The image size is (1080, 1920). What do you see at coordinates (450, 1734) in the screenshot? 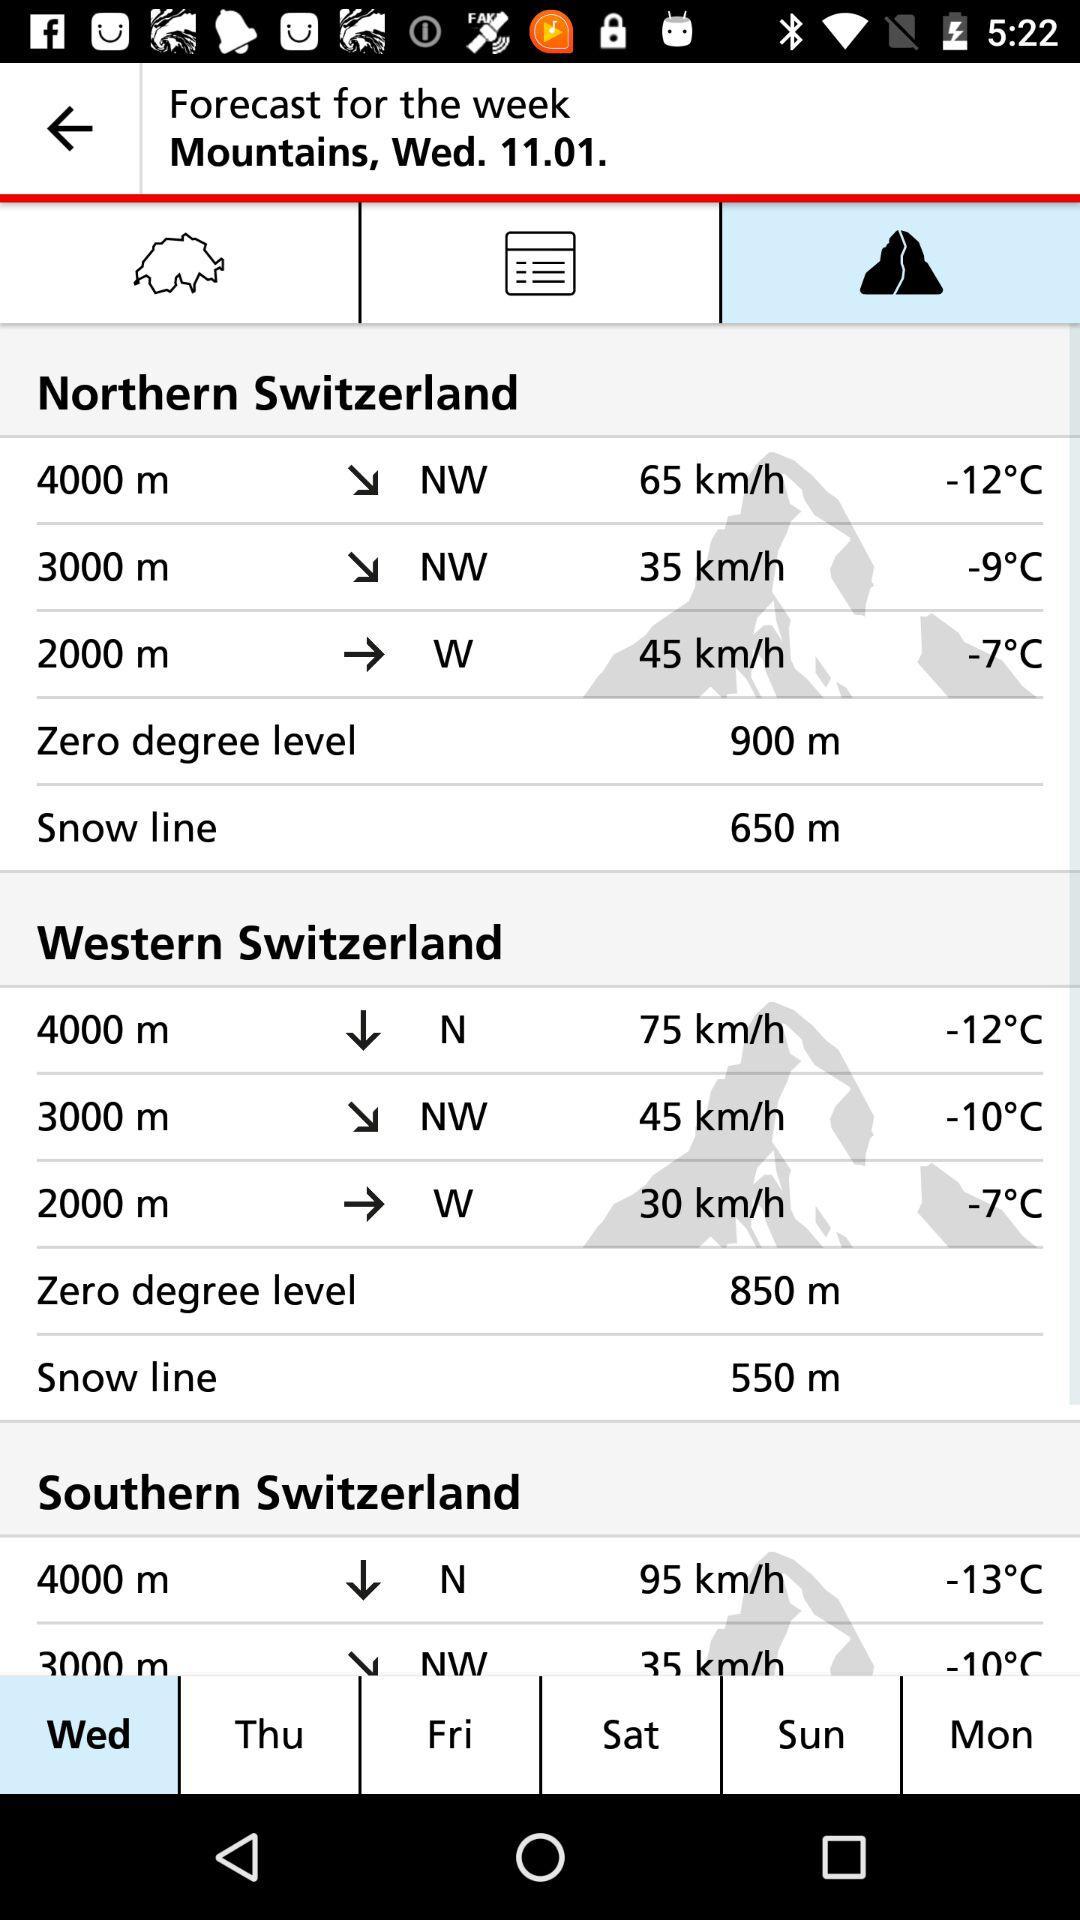
I see `the item next to the thu` at bounding box center [450, 1734].